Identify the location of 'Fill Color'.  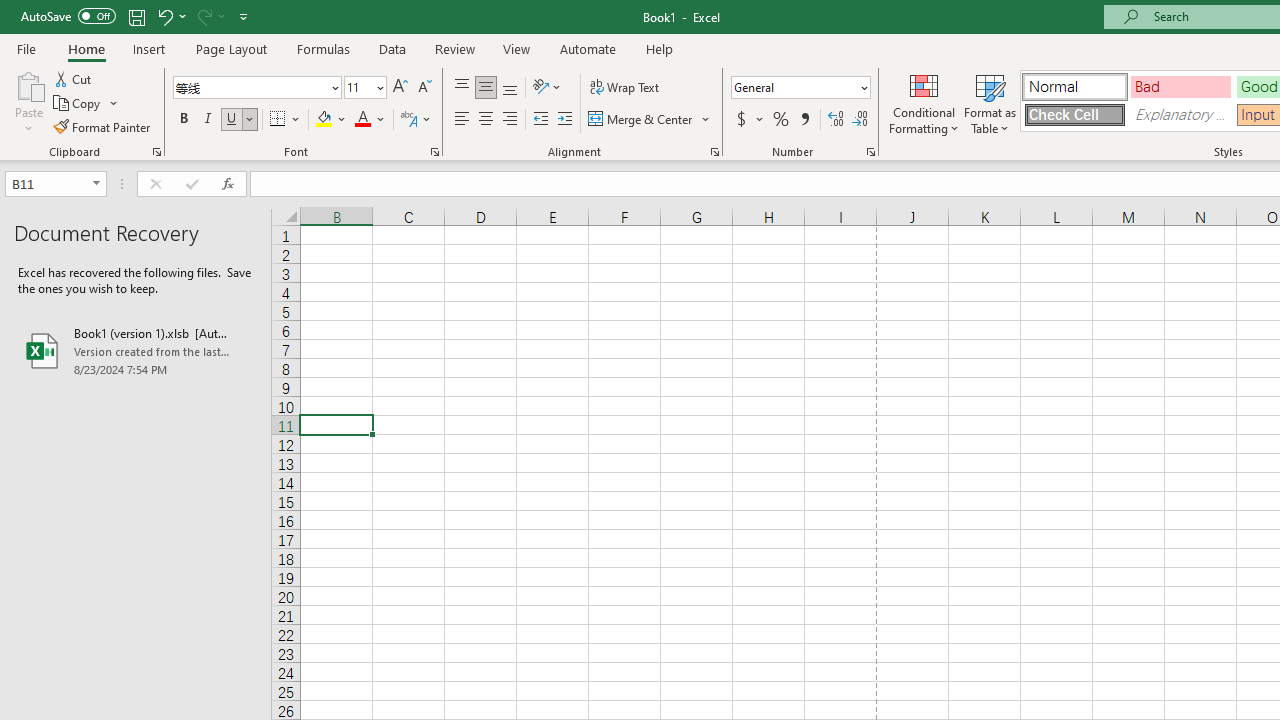
(331, 119).